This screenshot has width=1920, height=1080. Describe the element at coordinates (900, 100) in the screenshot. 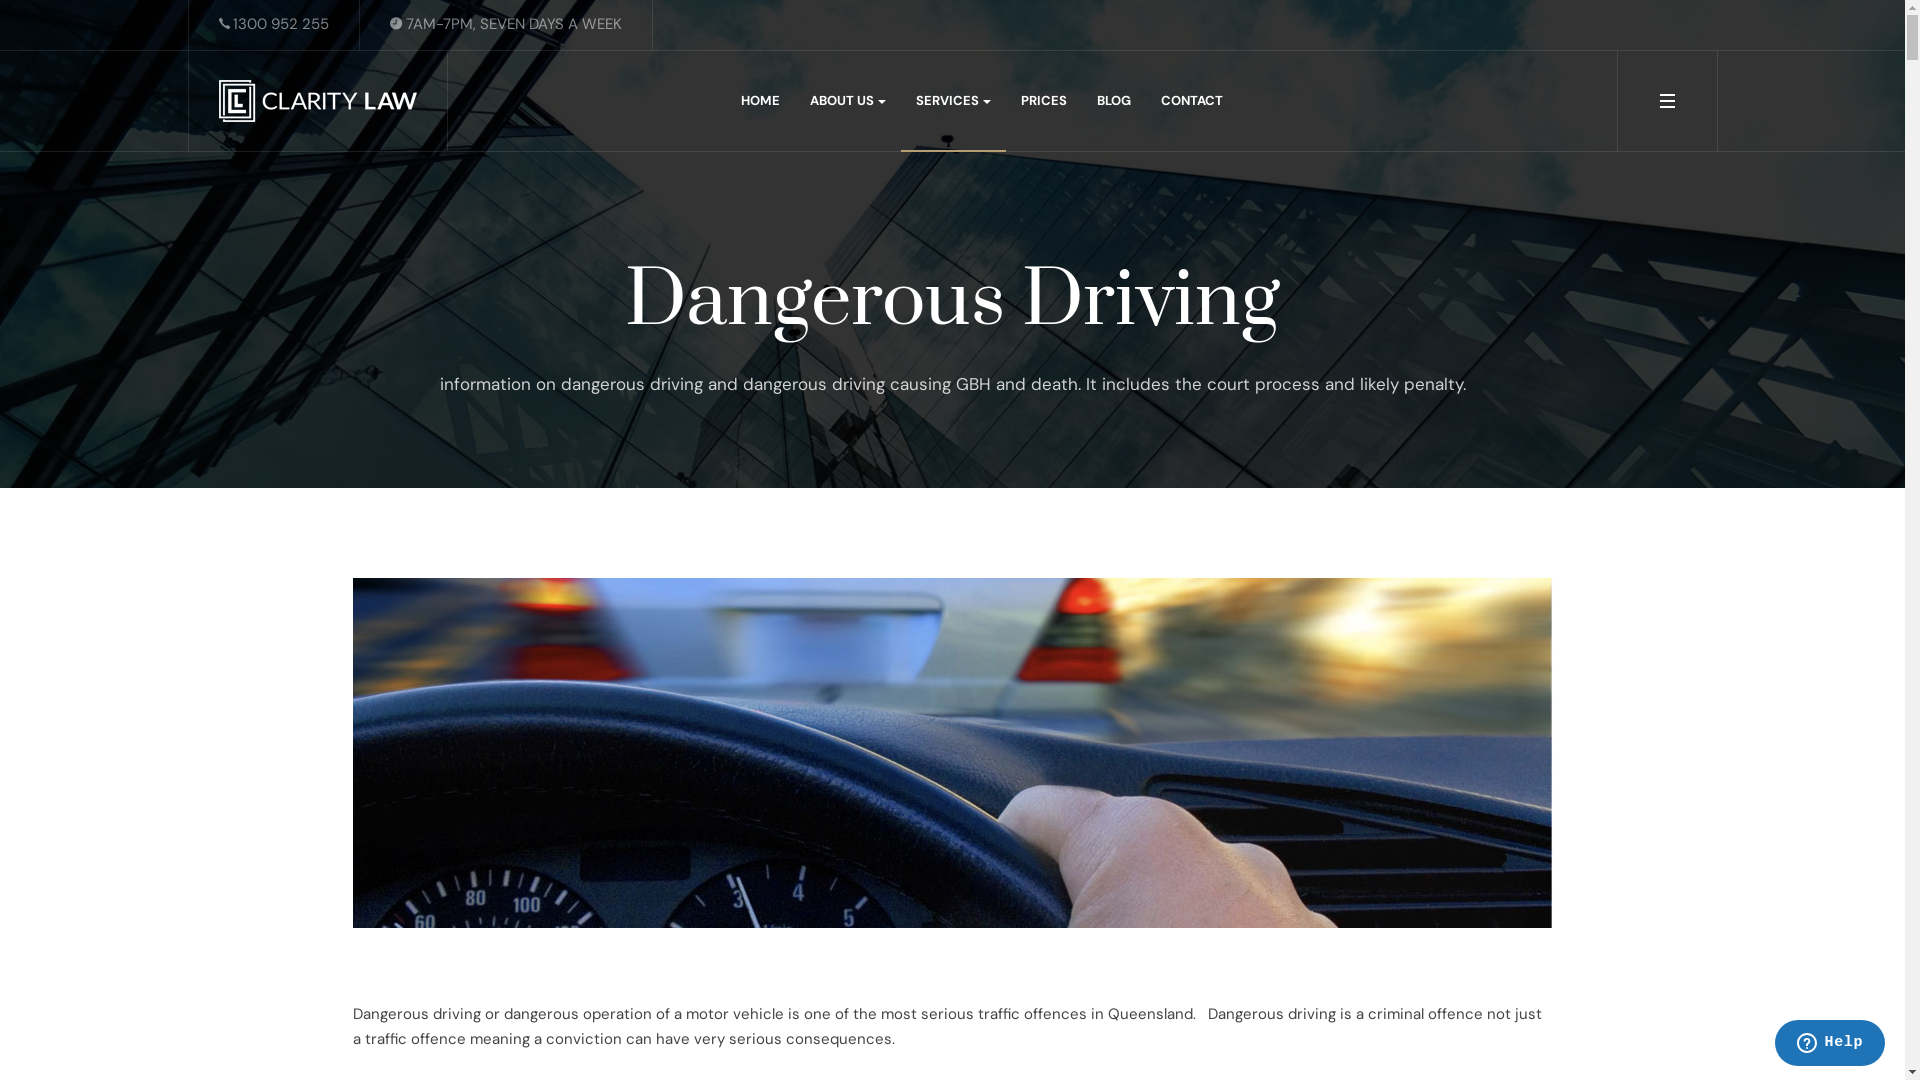

I see `'SERVICES'` at that location.